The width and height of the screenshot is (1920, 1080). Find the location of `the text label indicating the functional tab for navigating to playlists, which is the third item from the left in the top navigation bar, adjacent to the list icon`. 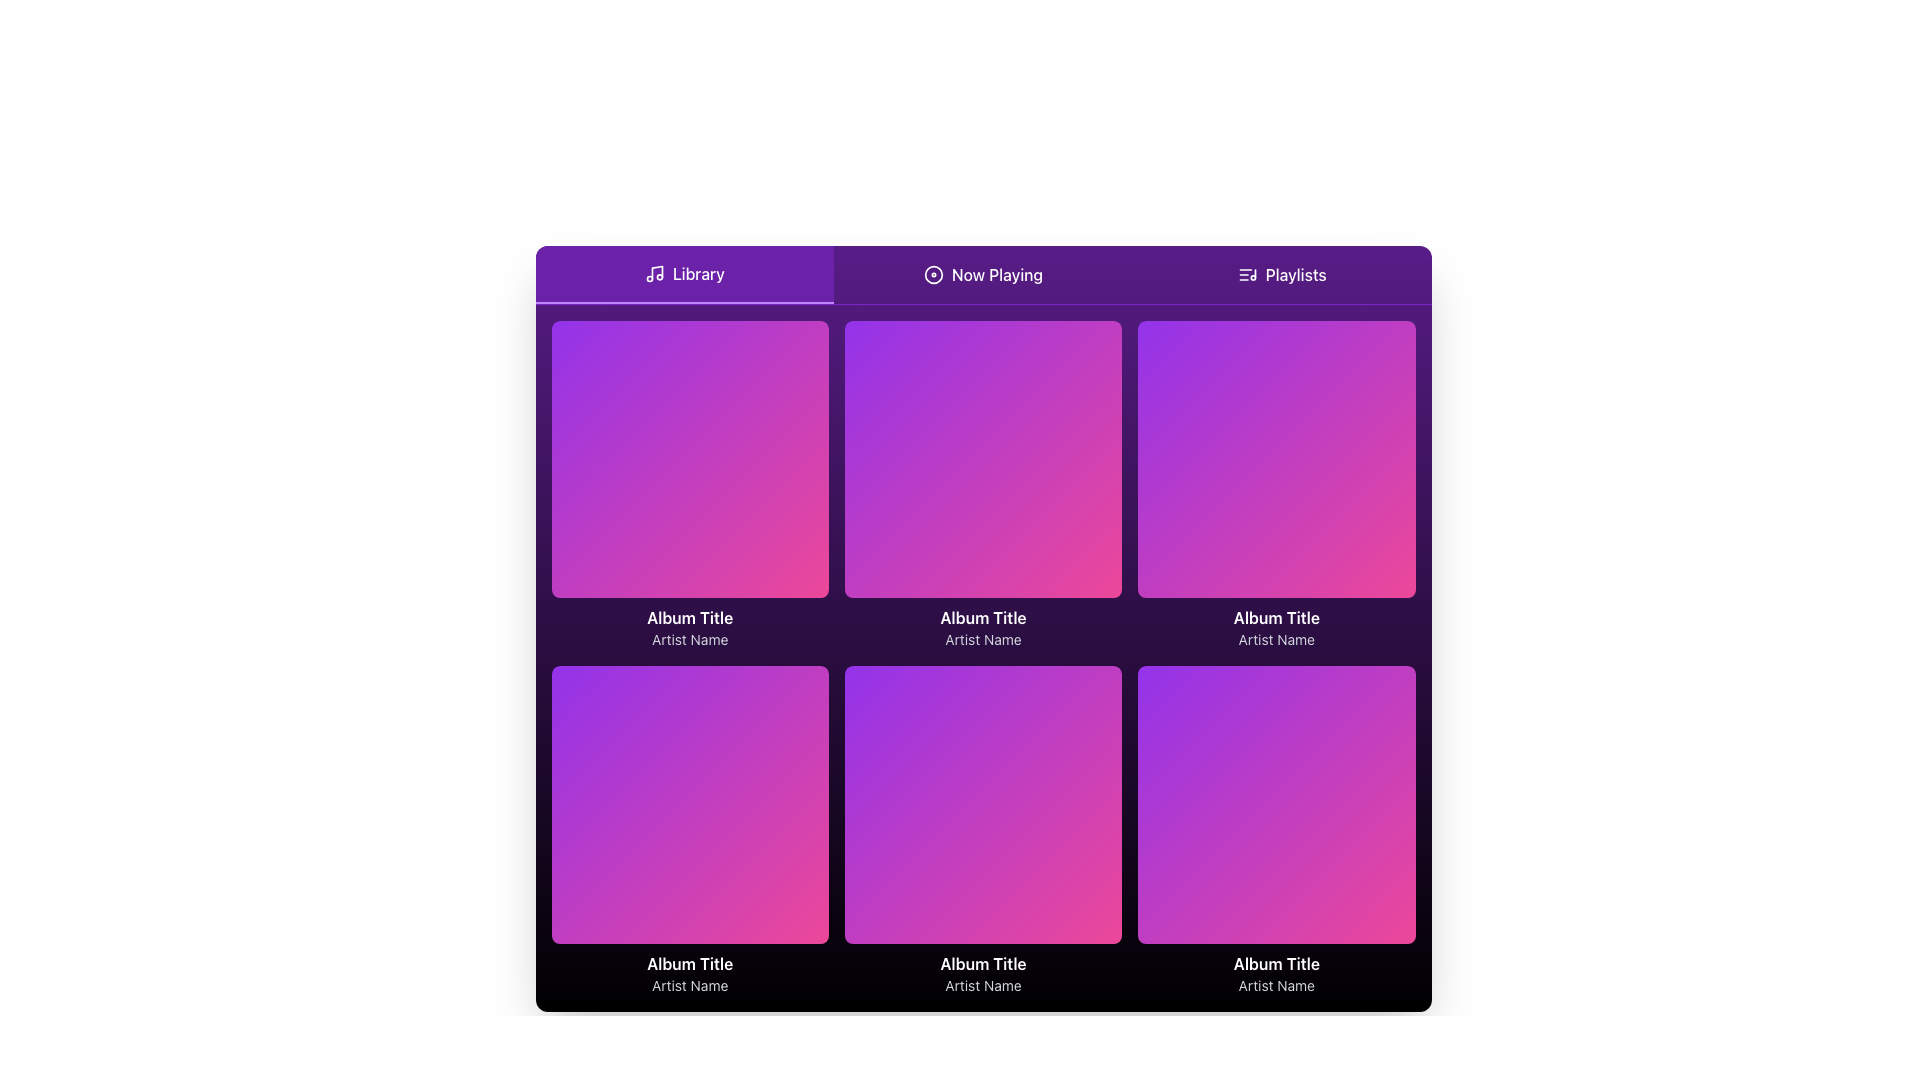

the text label indicating the functional tab for navigating to playlists, which is the third item from the left in the top navigation bar, adjacent to the list icon is located at coordinates (1296, 274).